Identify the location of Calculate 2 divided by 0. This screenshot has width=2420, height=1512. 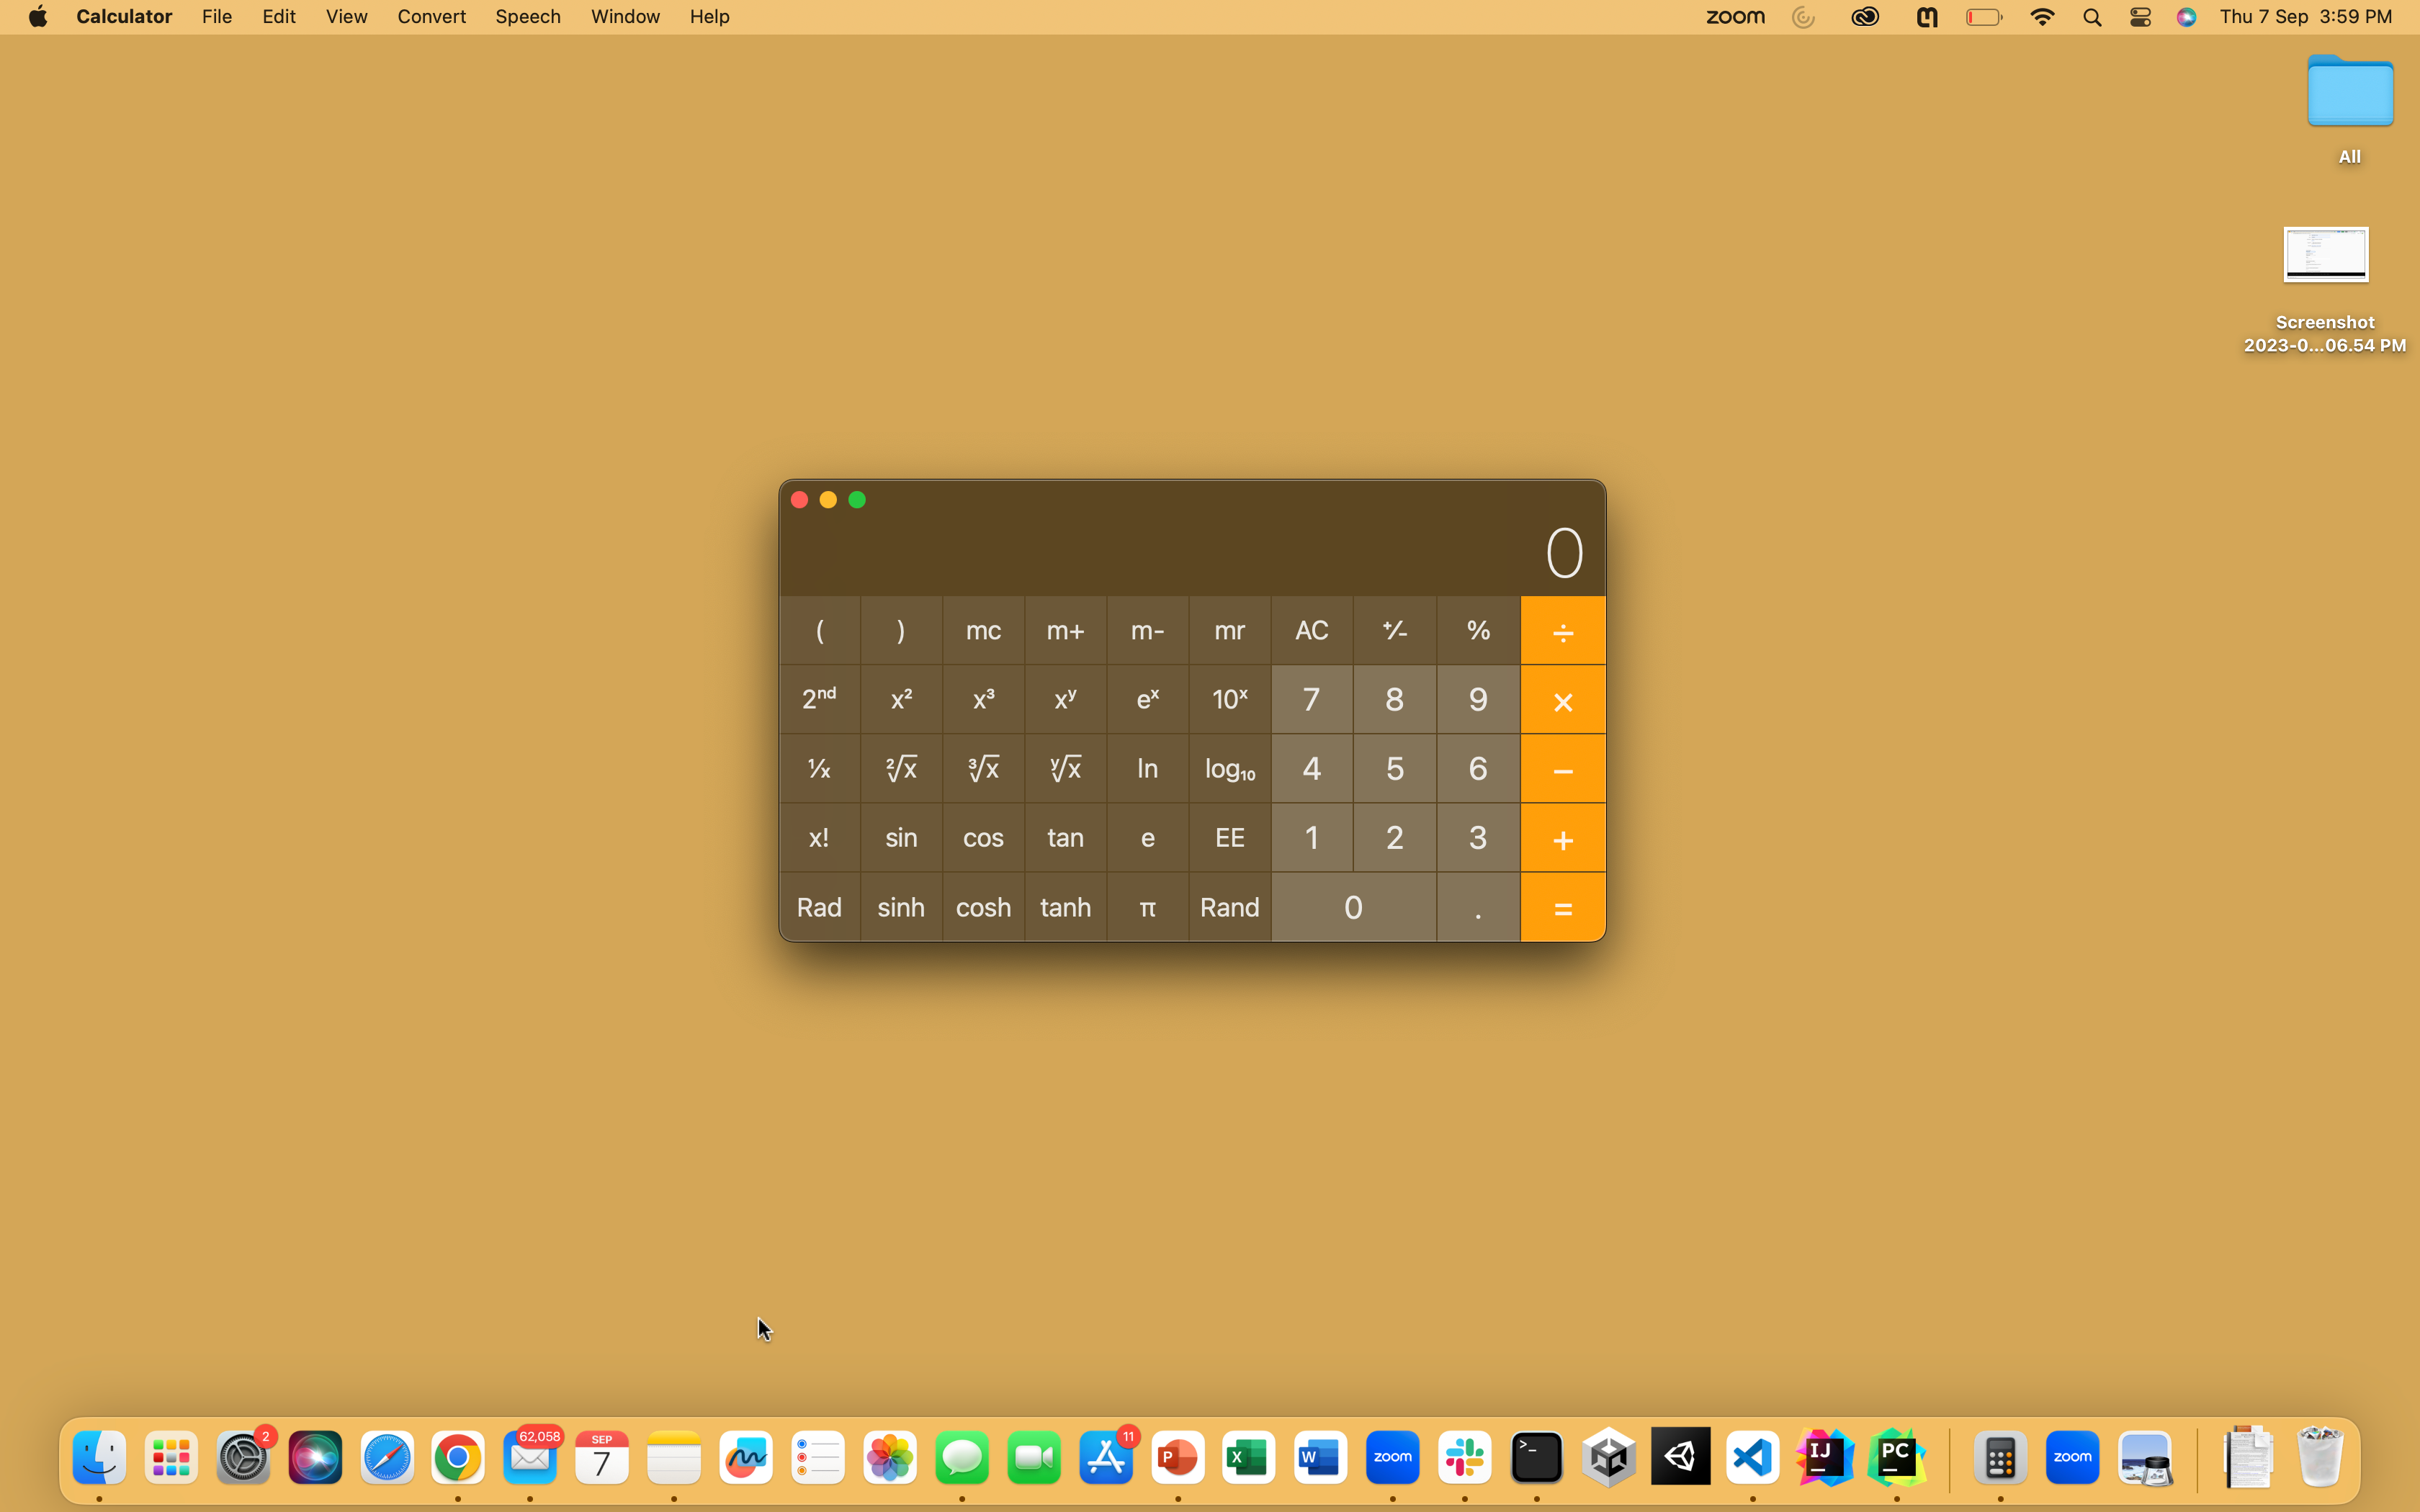
(1394, 834).